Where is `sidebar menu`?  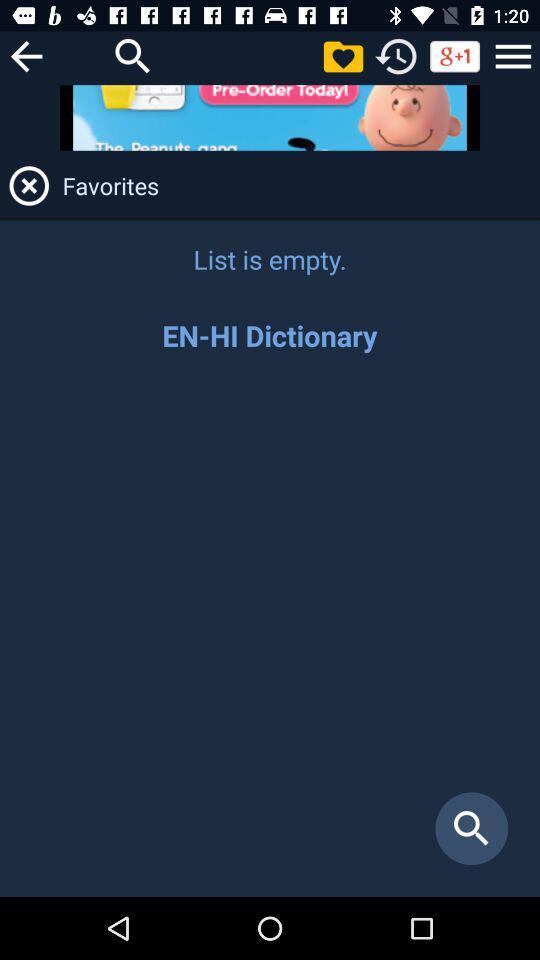
sidebar menu is located at coordinates (513, 55).